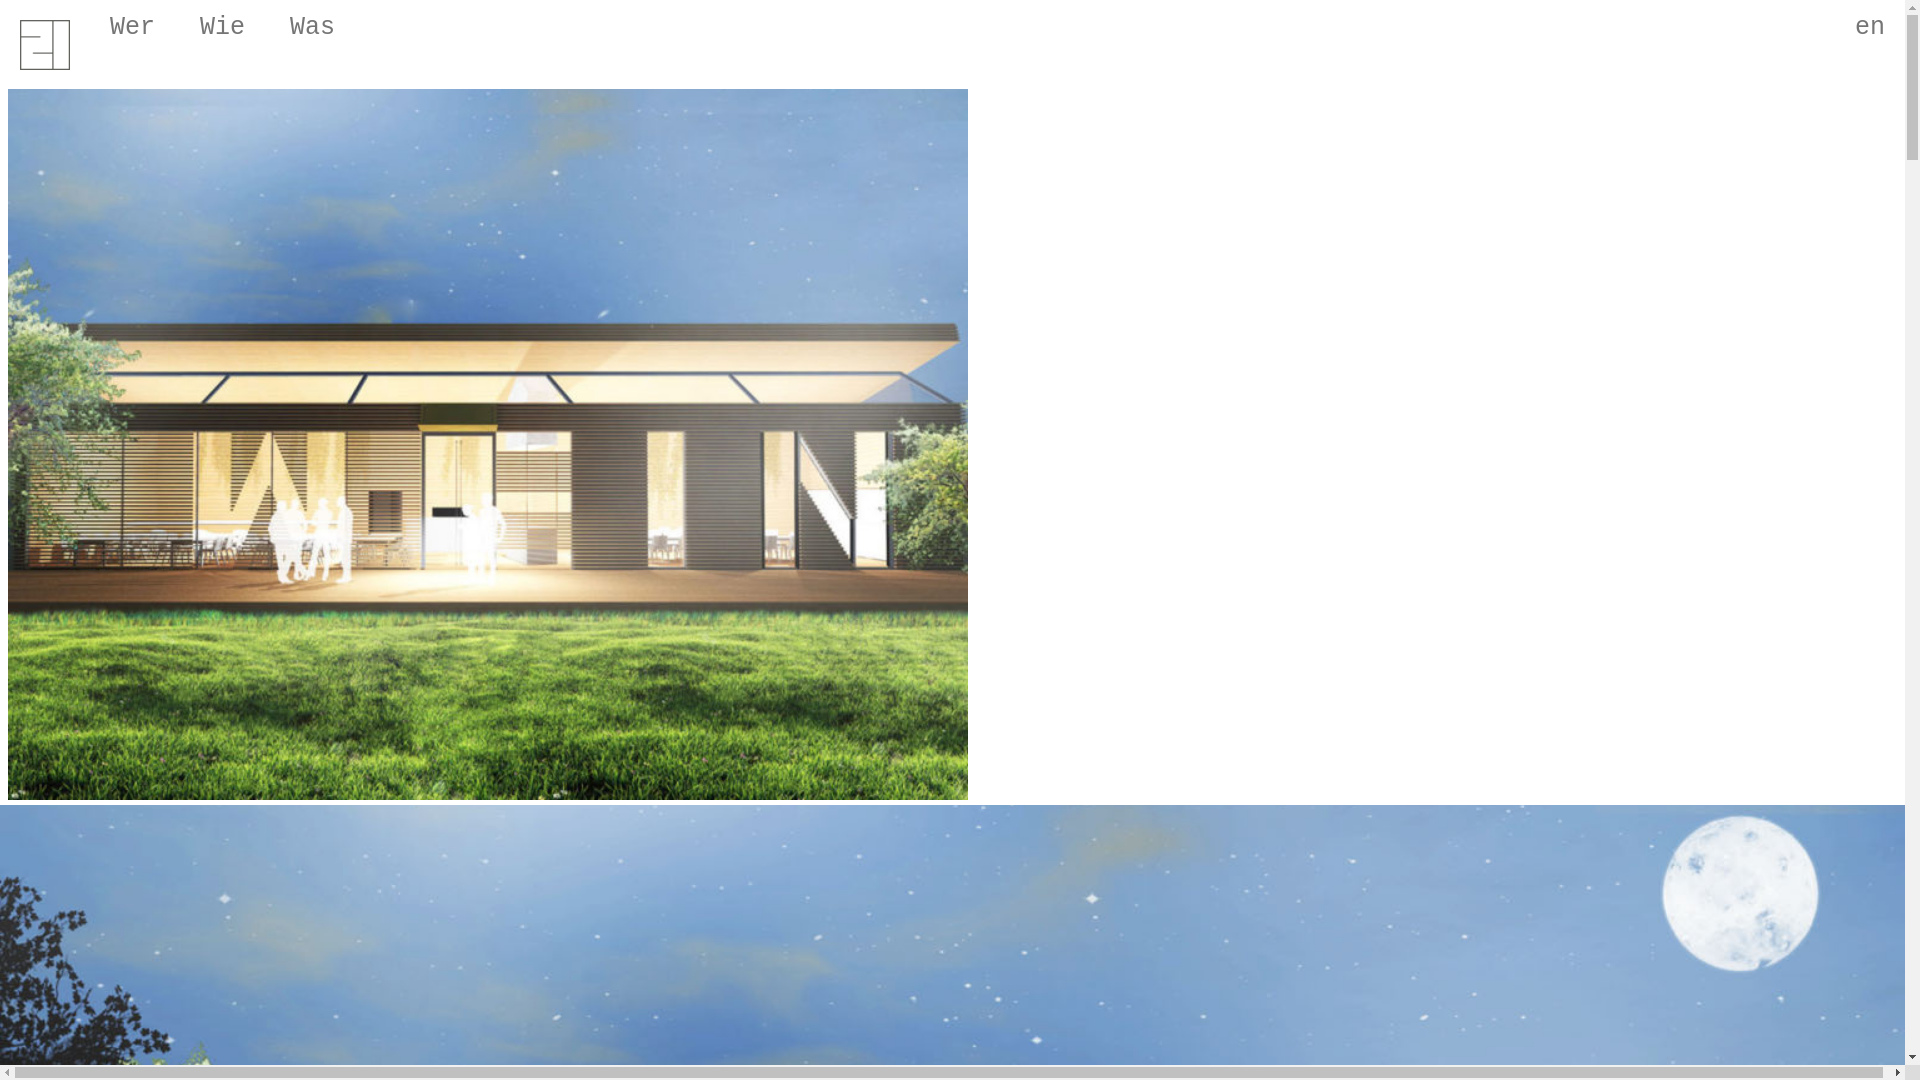  Describe the element at coordinates (1834, 22) in the screenshot. I see `'en'` at that location.